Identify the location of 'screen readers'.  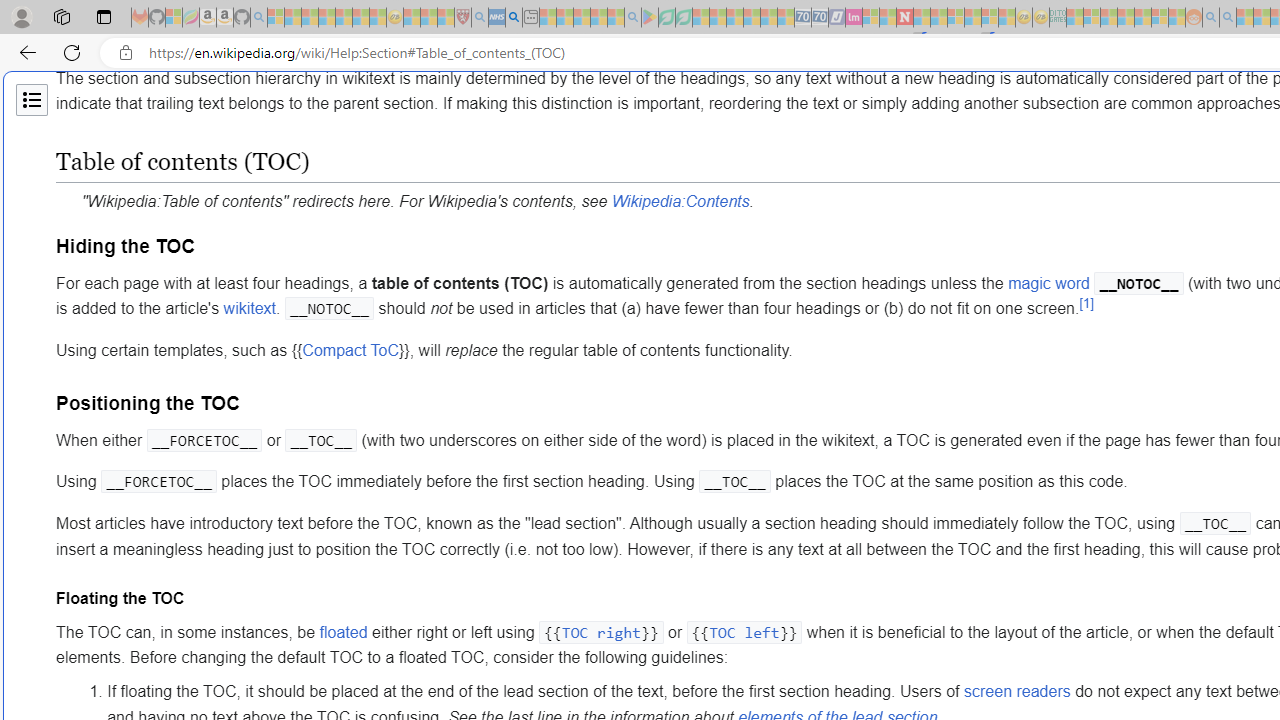
(1017, 691).